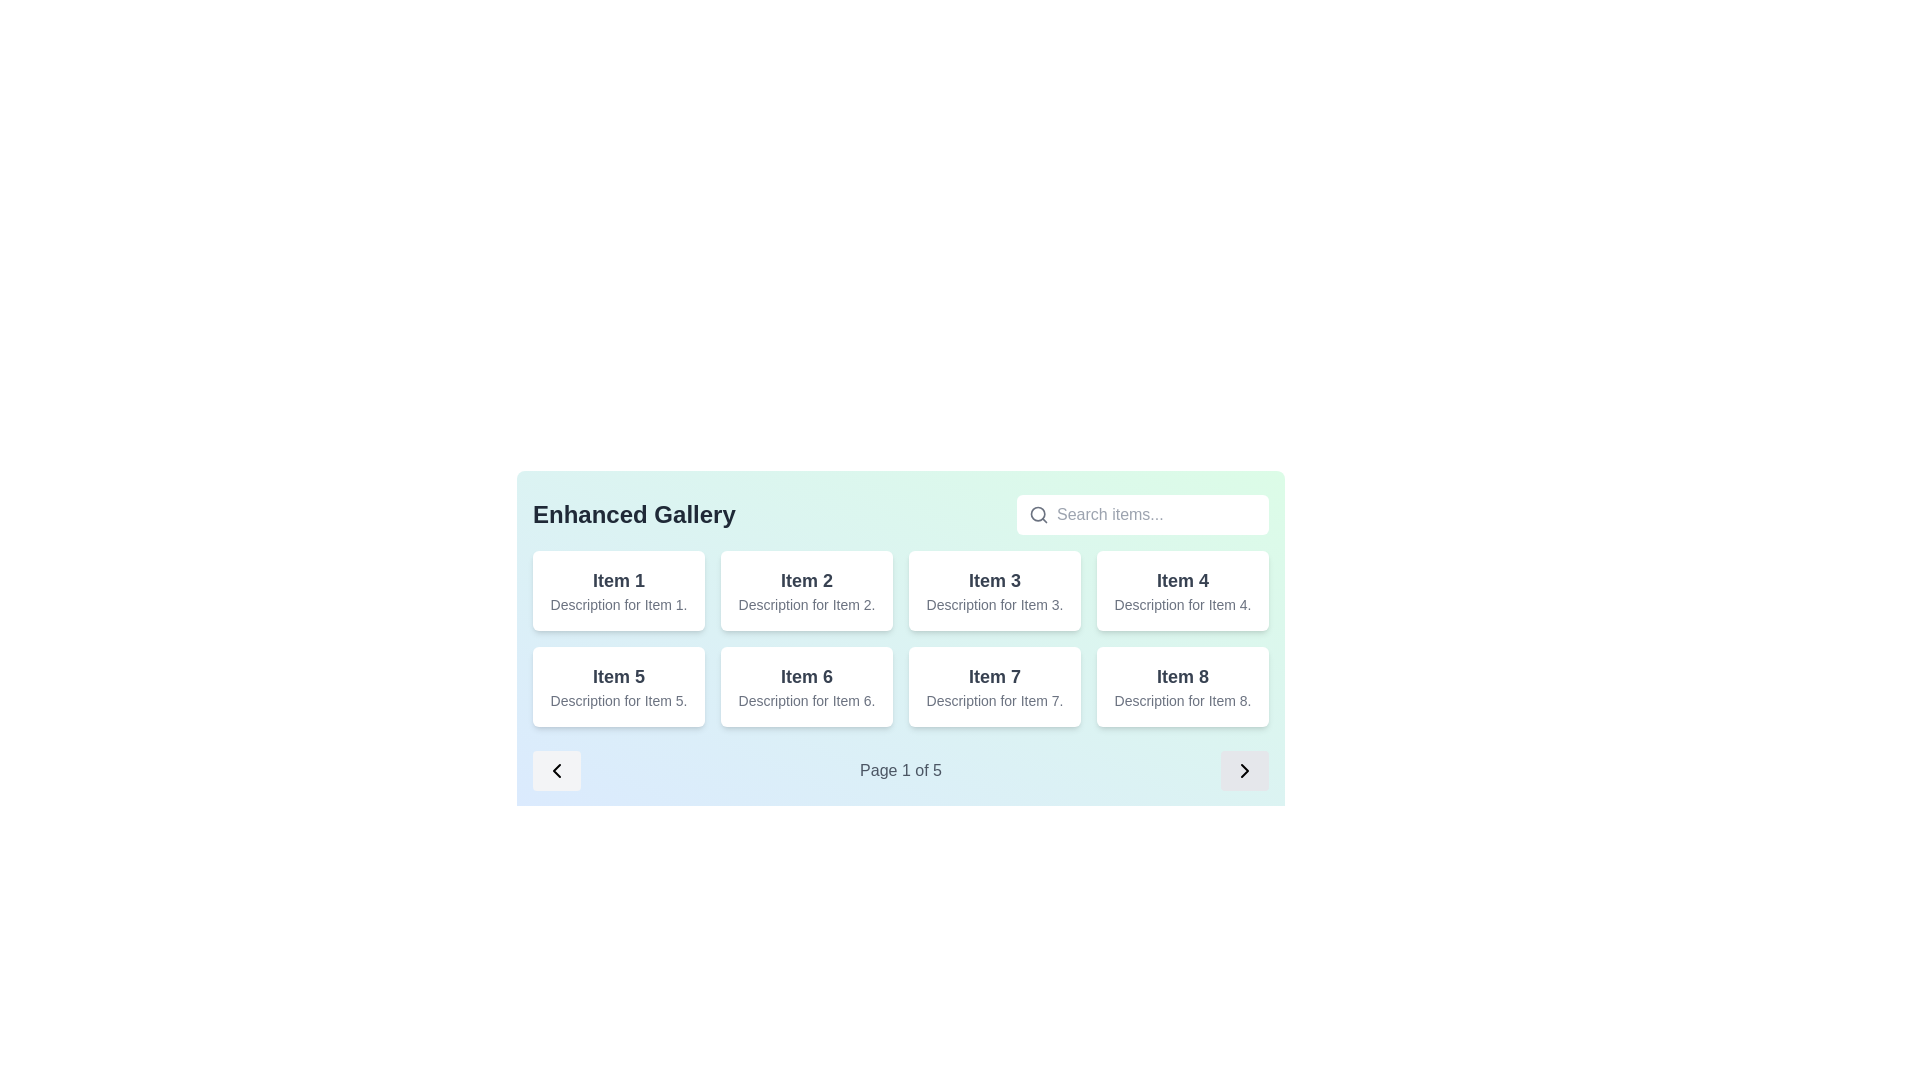 This screenshot has height=1080, width=1920. Describe the element at coordinates (1182, 589) in the screenshot. I see `the card displaying 'Item 4' in the top-right corner of the grid gallery, which contains the title and description of the item` at that location.